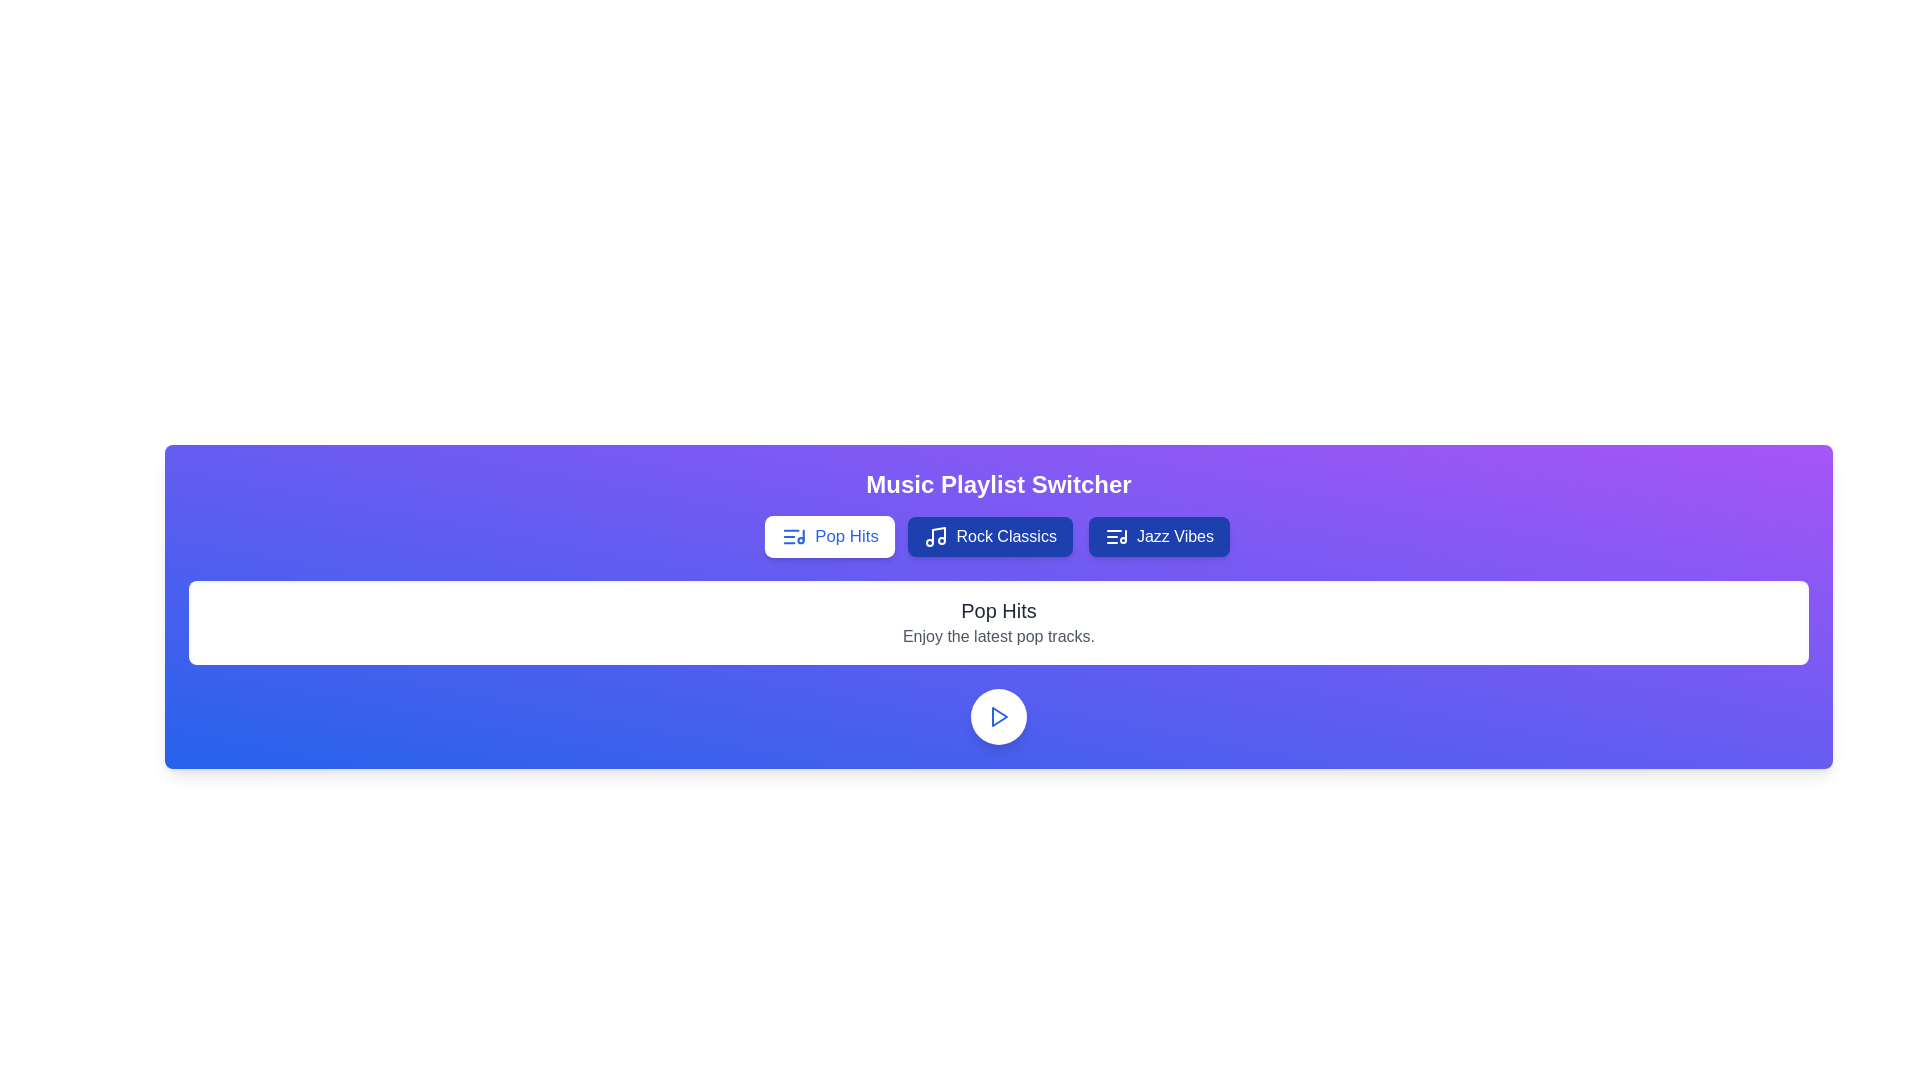 This screenshot has width=1920, height=1080. Describe the element at coordinates (830, 535) in the screenshot. I see `the 'Pop Hits' music playlist selection button for navigation` at that location.